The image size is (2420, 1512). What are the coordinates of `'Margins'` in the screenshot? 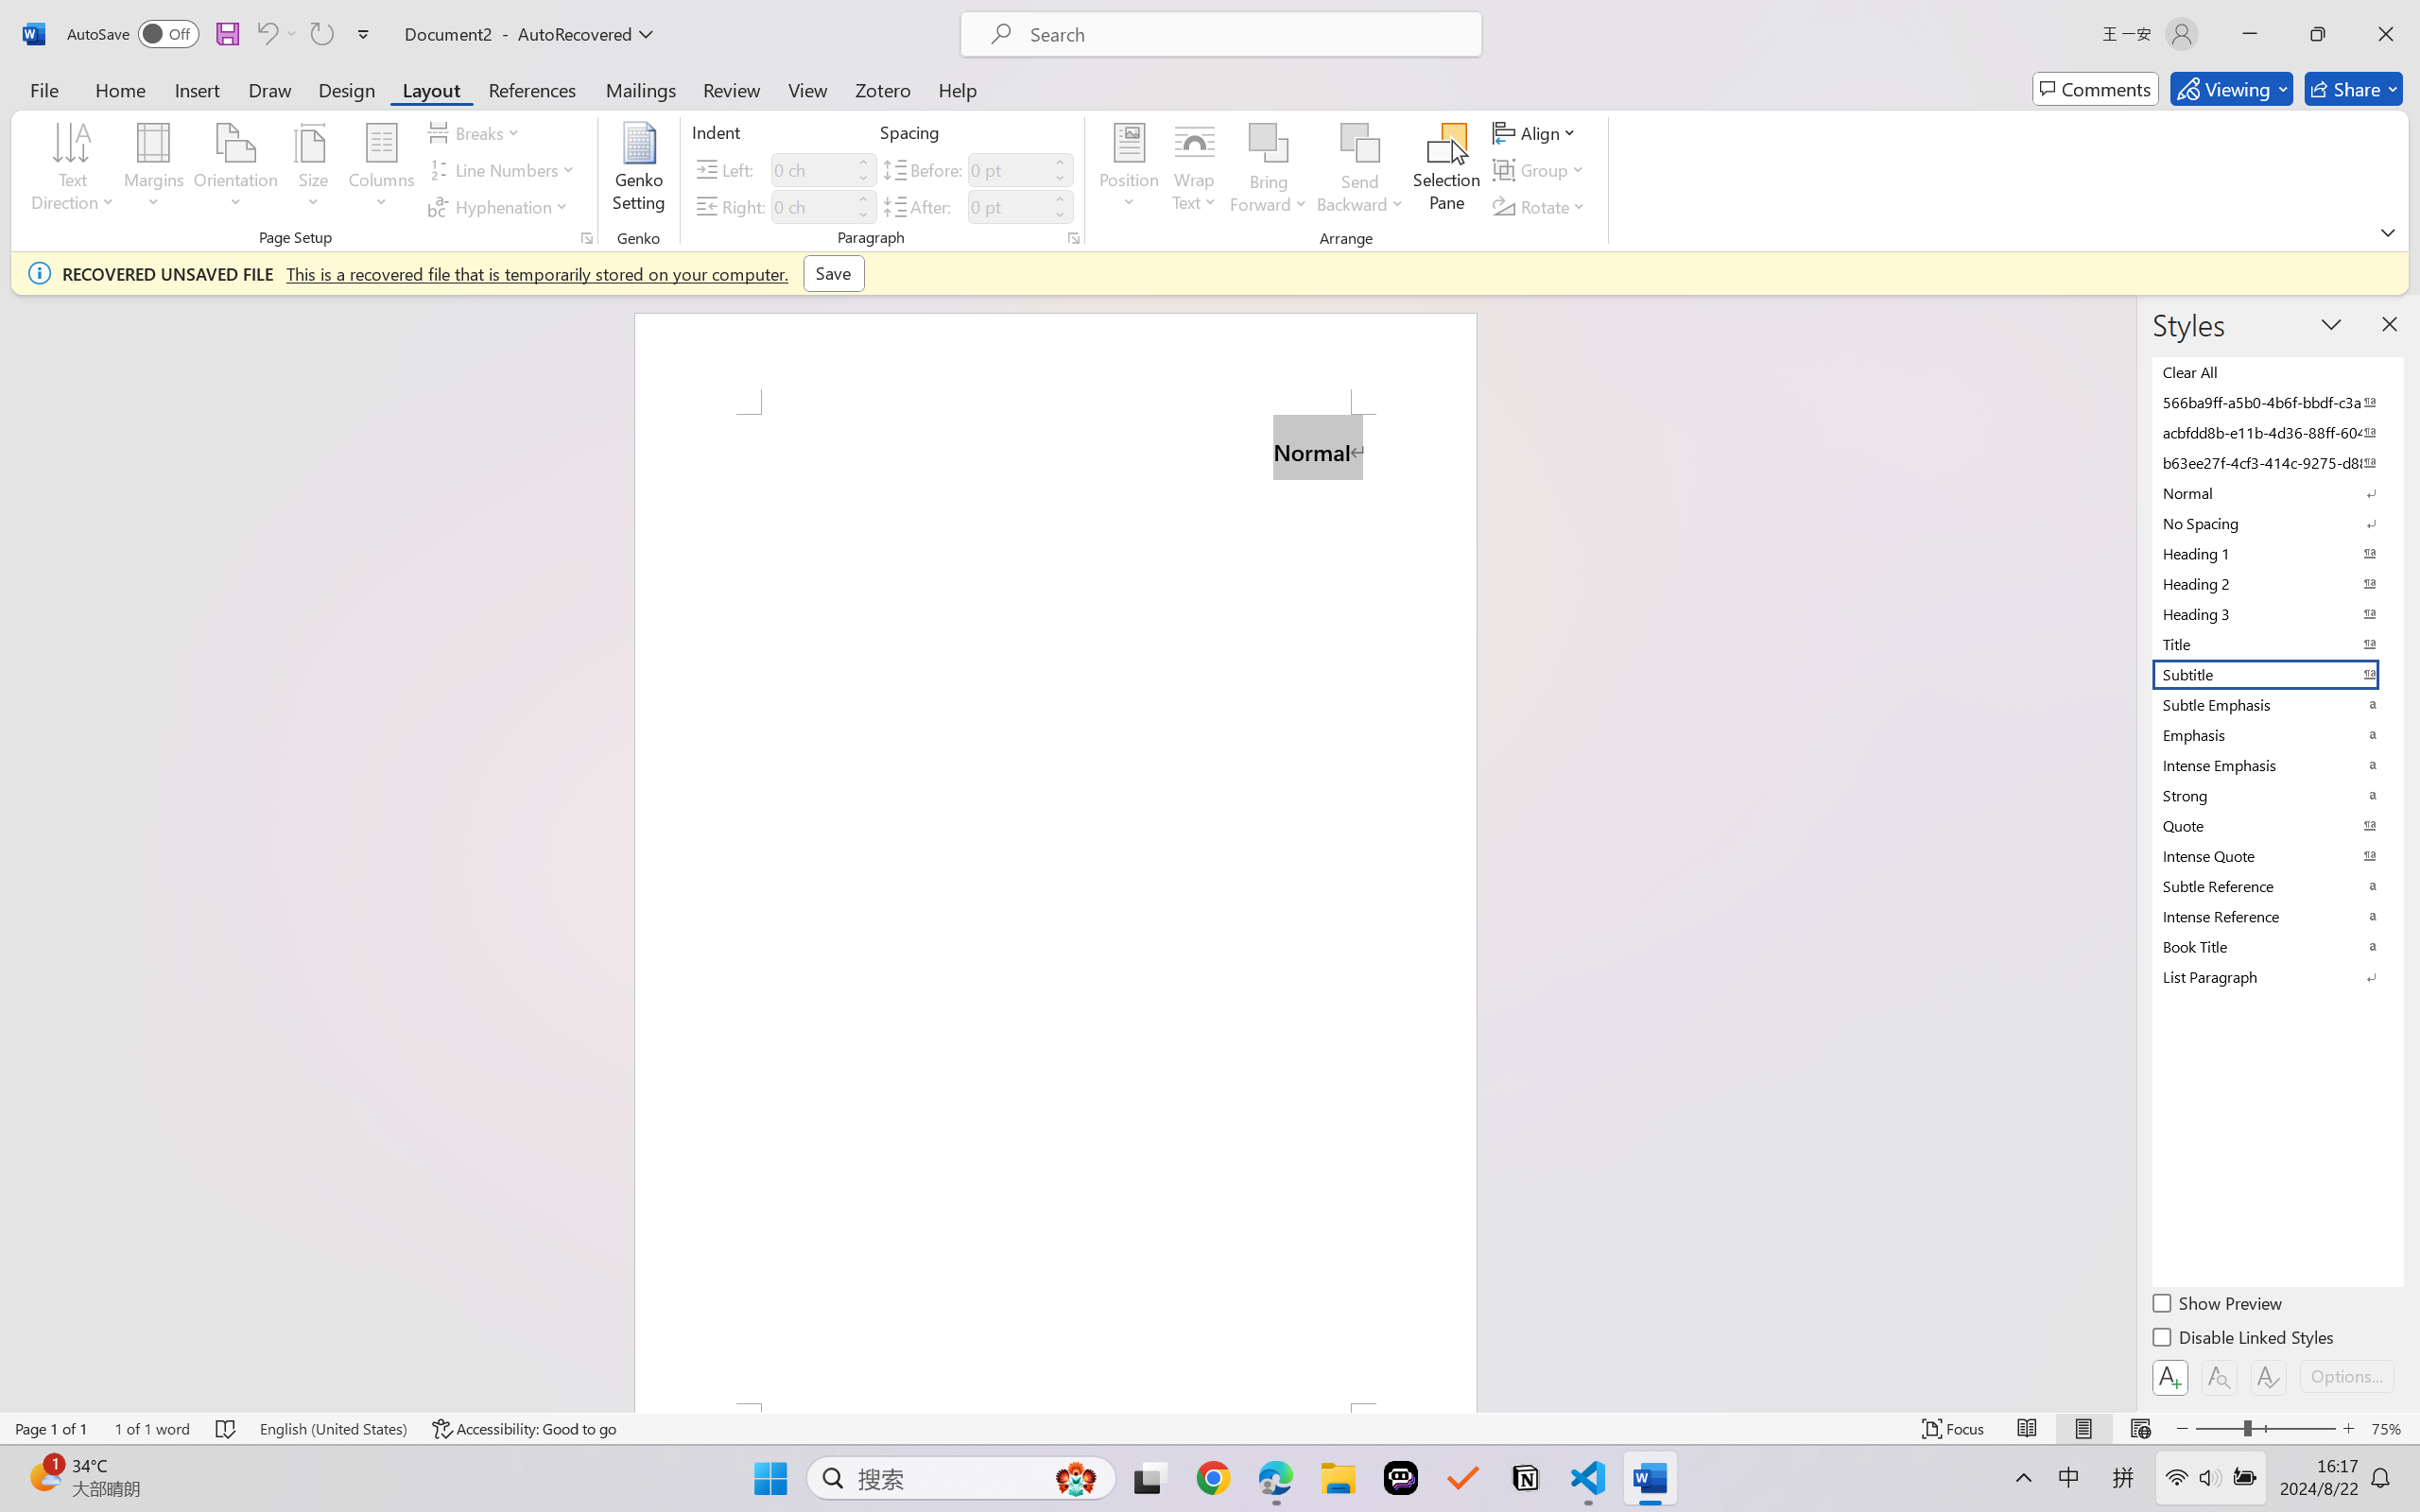 It's located at (153, 170).